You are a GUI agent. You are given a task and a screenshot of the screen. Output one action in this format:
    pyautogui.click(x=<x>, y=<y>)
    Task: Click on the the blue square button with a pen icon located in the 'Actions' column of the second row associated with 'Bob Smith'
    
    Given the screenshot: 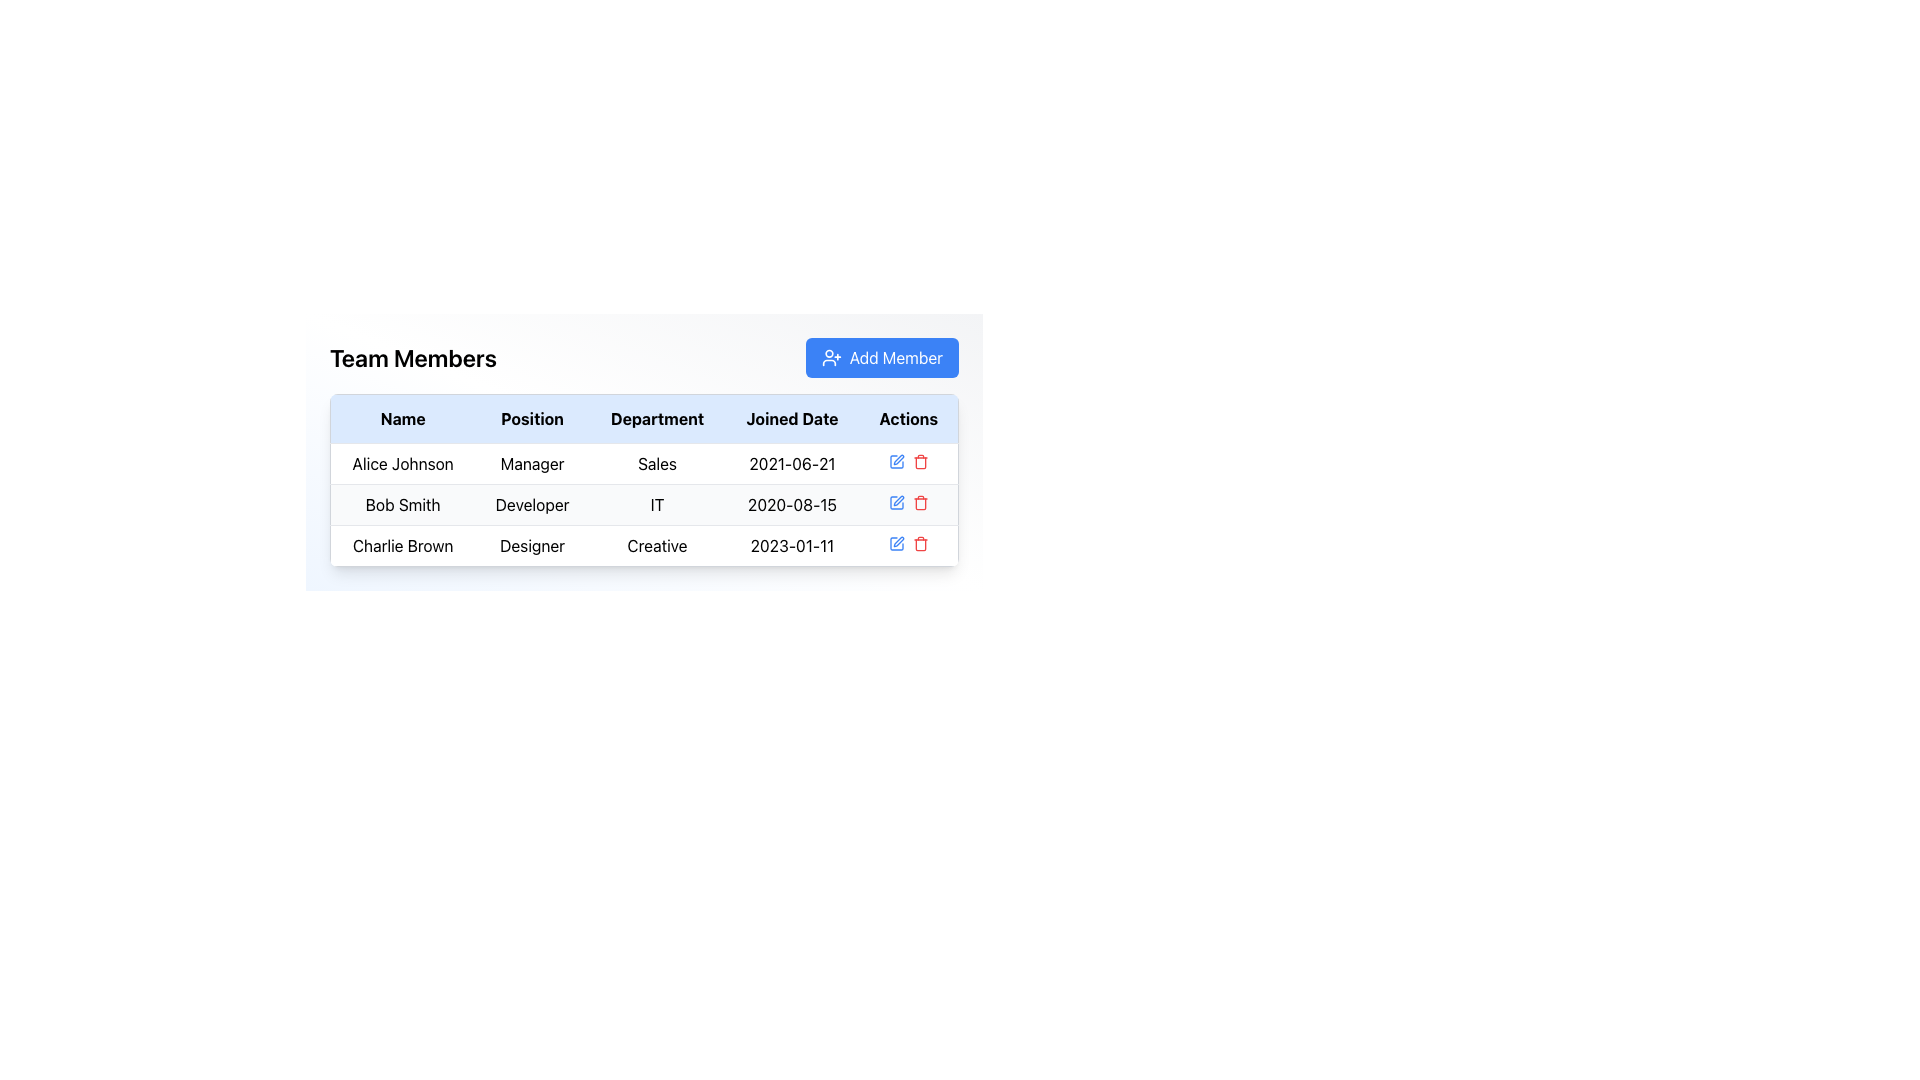 What is the action you would take?
    pyautogui.click(x=895, y=501)
    